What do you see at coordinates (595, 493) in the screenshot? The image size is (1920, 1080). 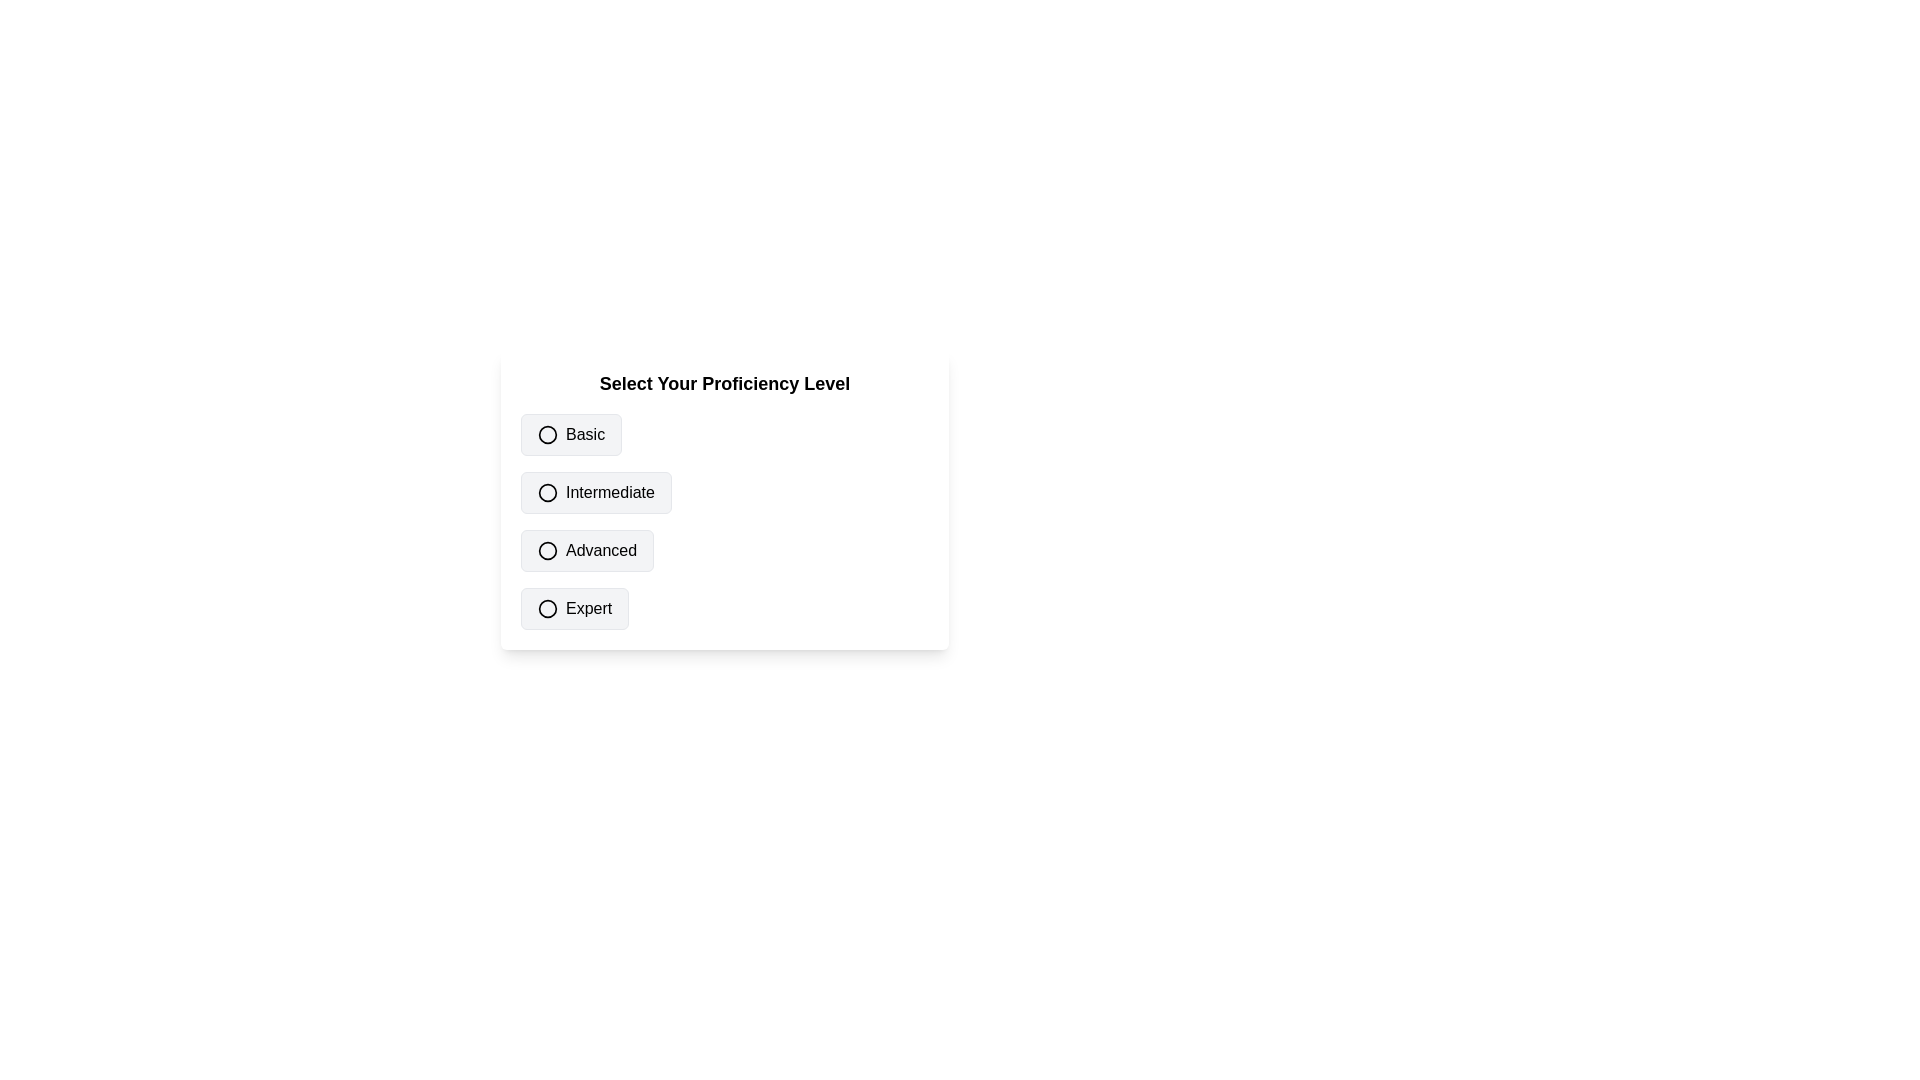 I see `the 'Intermediate' radio button element for keyboard navigation` at bounding box center [595, 493].